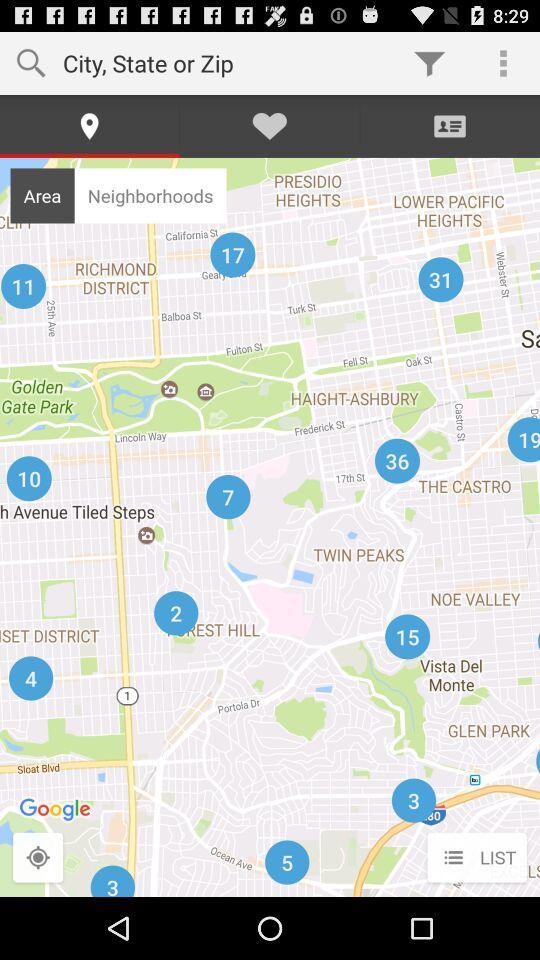  Describe the element at coordinates (38, 857) in the screenshot. I see `the icon to the left of list icon` at that location.